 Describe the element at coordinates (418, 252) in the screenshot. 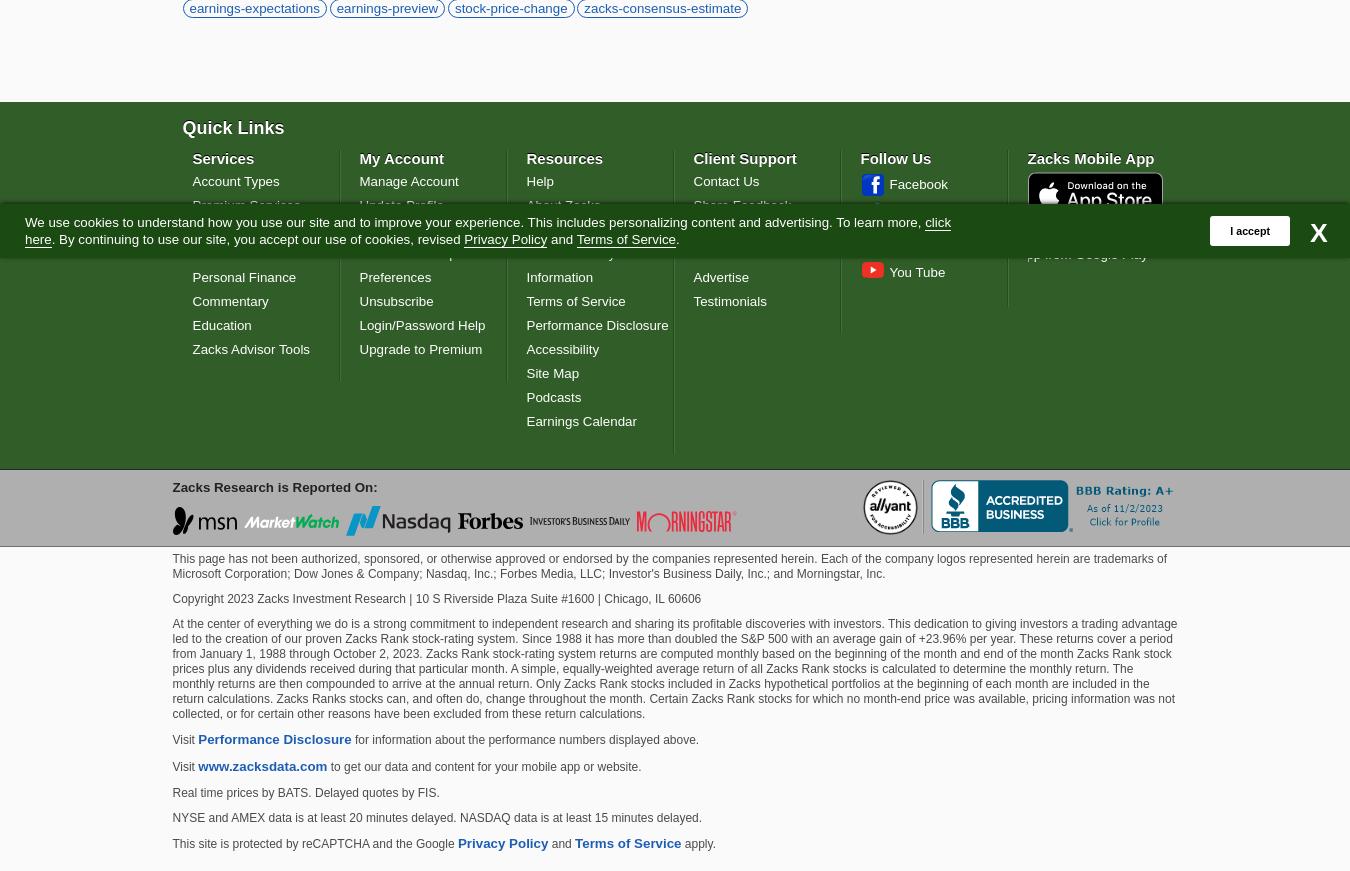

I see `'Cancel Subscription'` at that location.